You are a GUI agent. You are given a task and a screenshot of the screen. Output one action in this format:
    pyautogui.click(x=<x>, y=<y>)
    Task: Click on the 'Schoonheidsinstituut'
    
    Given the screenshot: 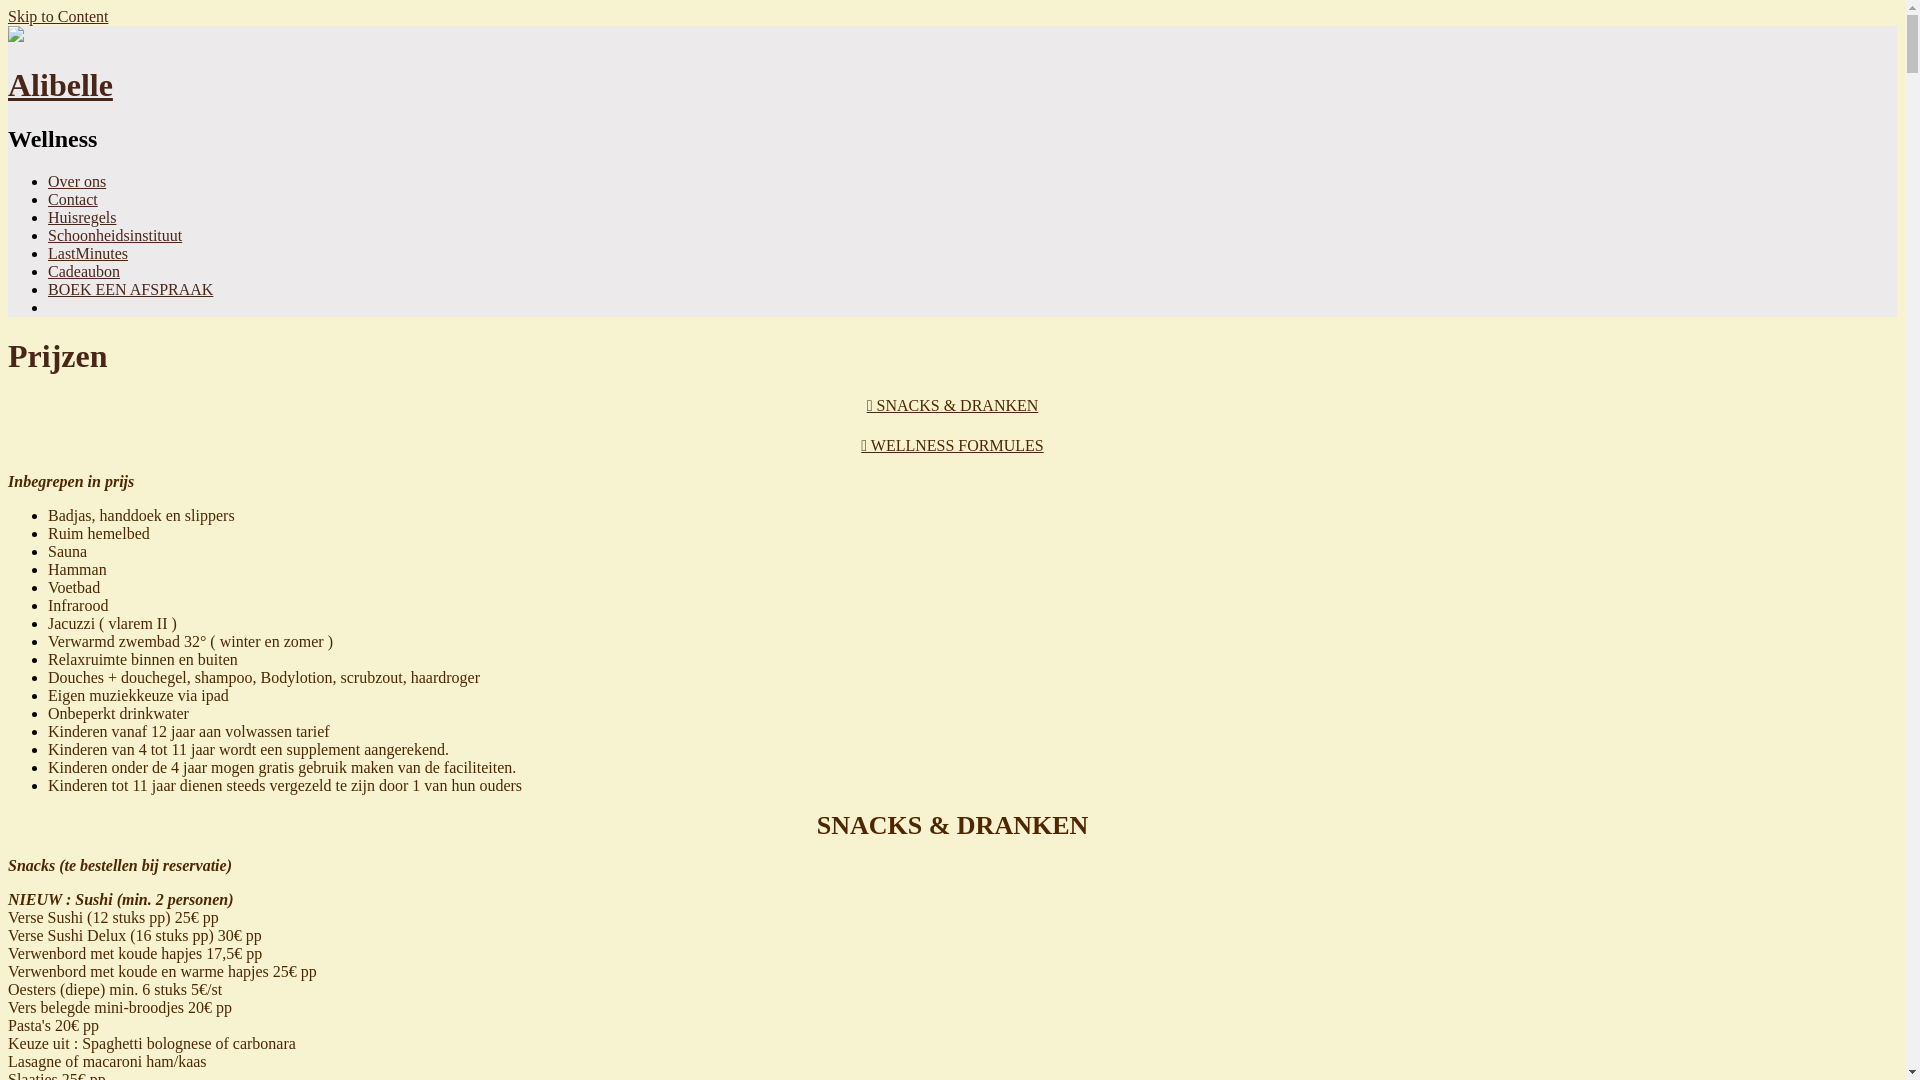 What is the action you would take?
    pyautogui.click(x=114, y=234)
    